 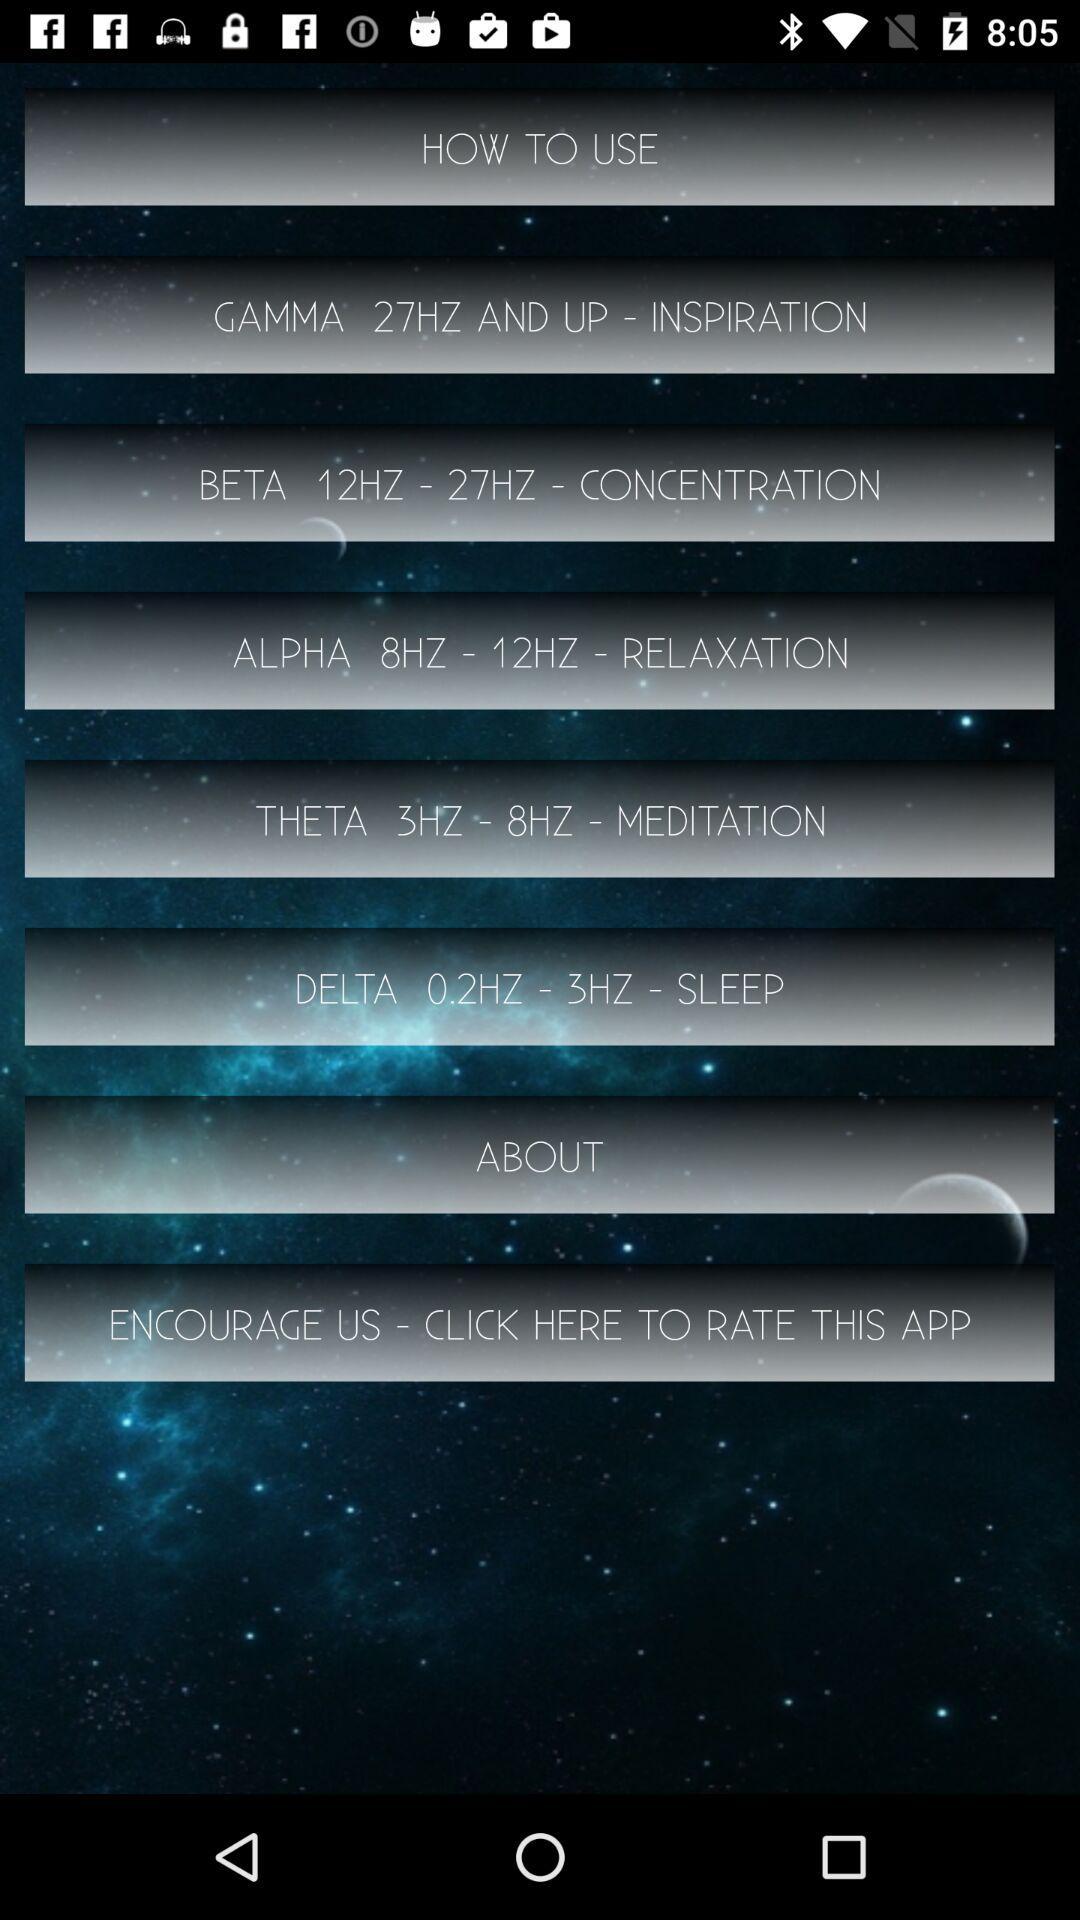 What do you see at coordinates (540, 146) in the screenshot?
I see `the how to use` at bounding box center [540, 146].